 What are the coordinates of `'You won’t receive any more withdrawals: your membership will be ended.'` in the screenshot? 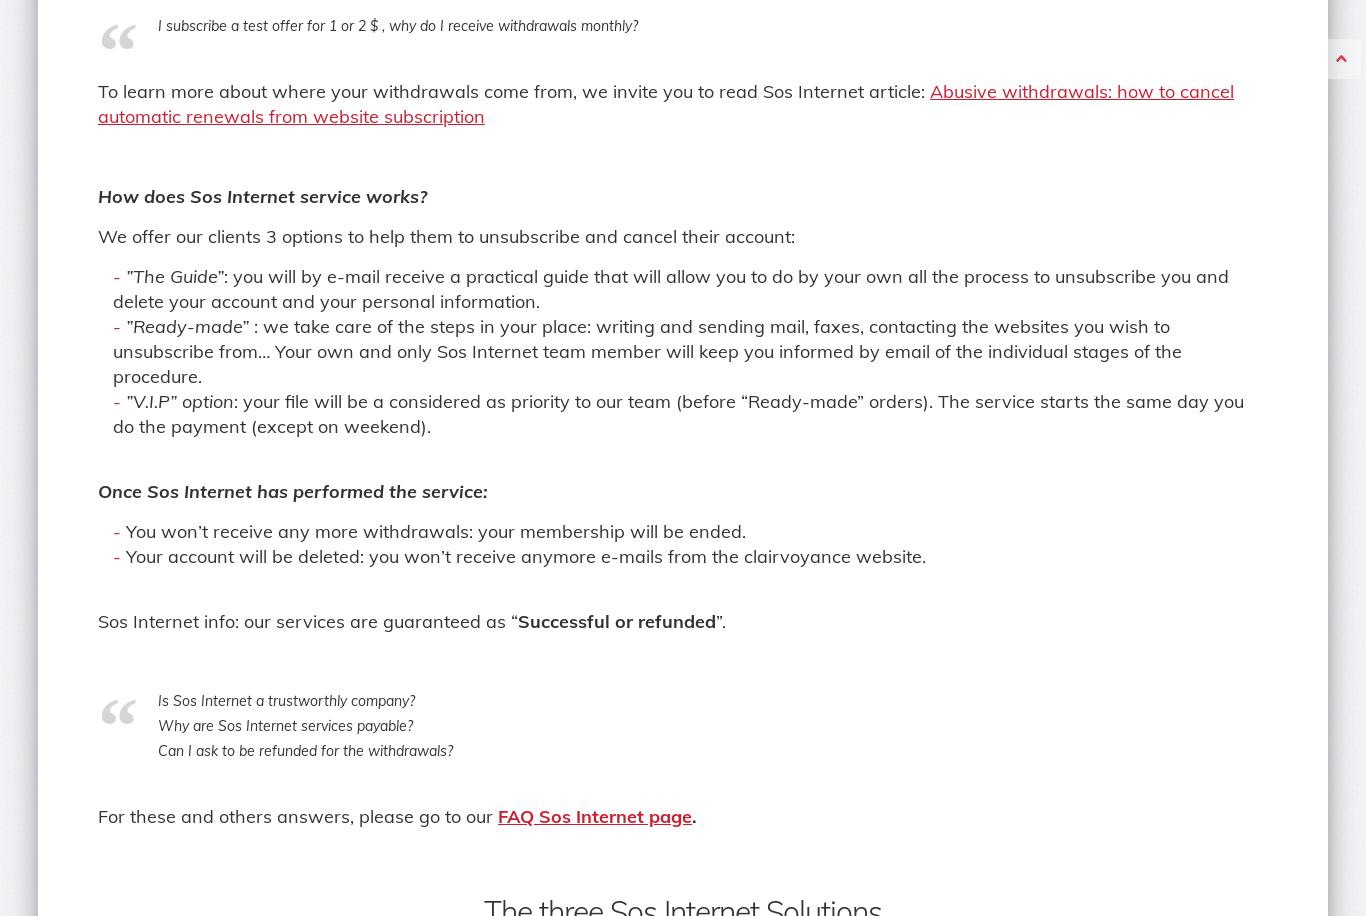 It's located at (435, 530).